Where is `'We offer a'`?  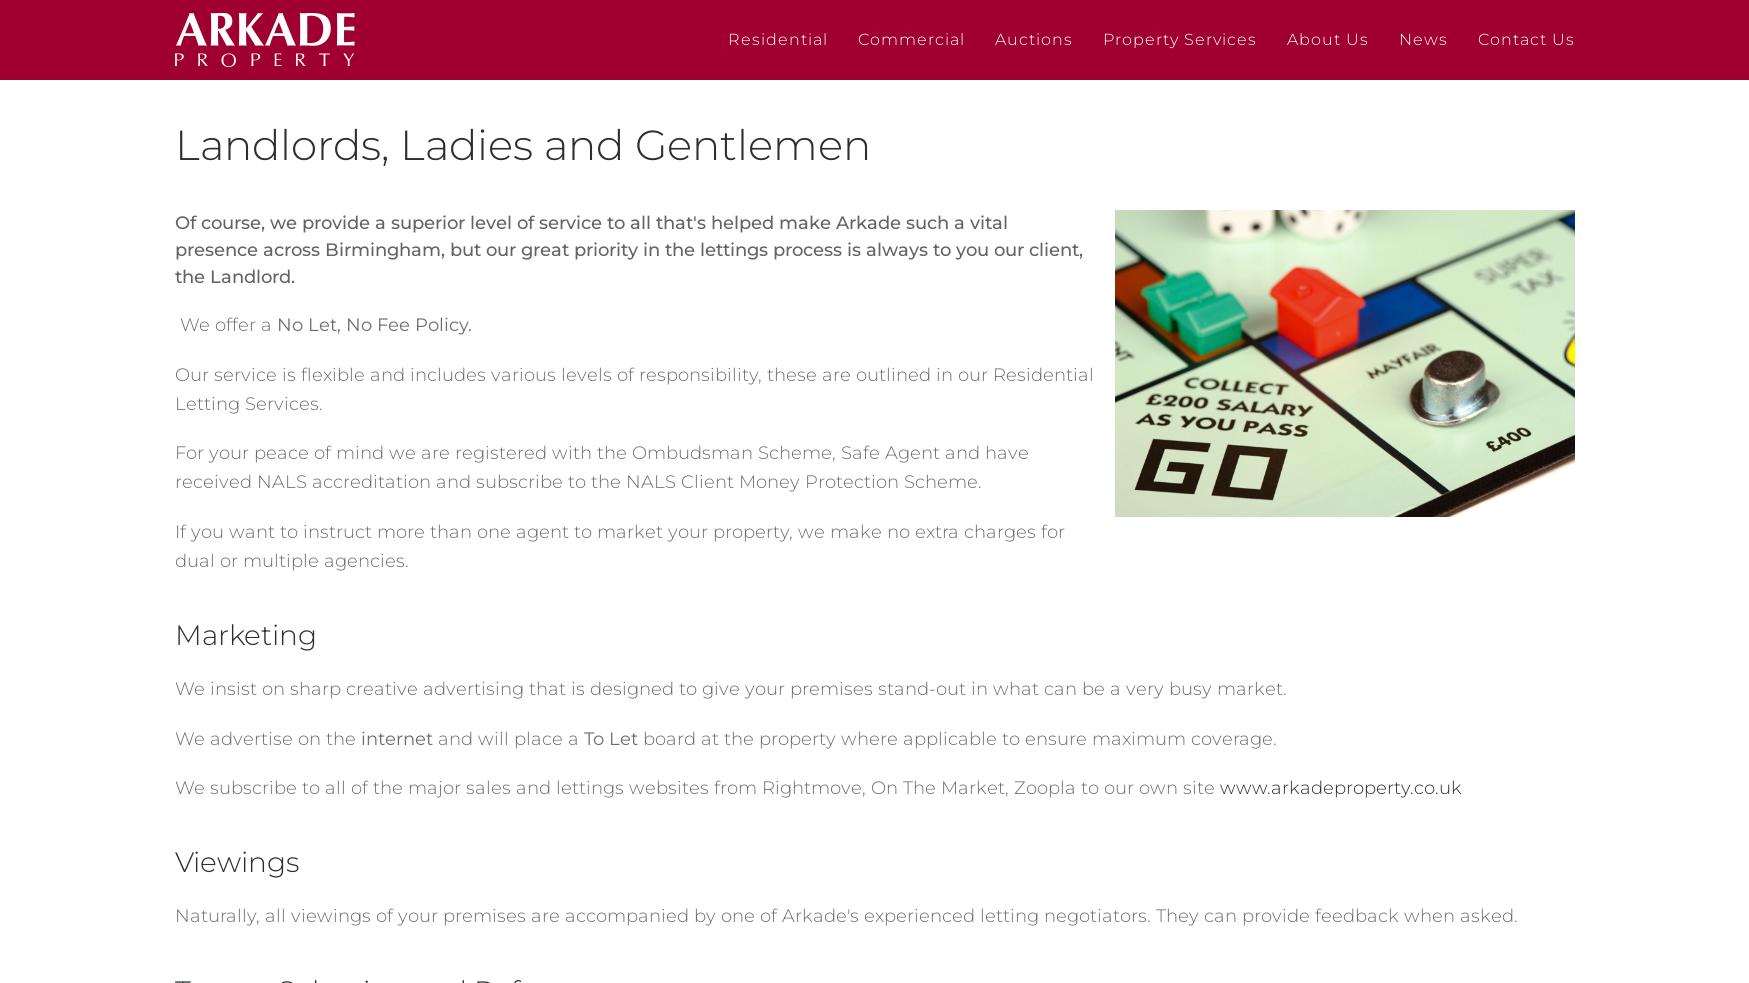 'We offer a' is located at coordinates (224, 324).